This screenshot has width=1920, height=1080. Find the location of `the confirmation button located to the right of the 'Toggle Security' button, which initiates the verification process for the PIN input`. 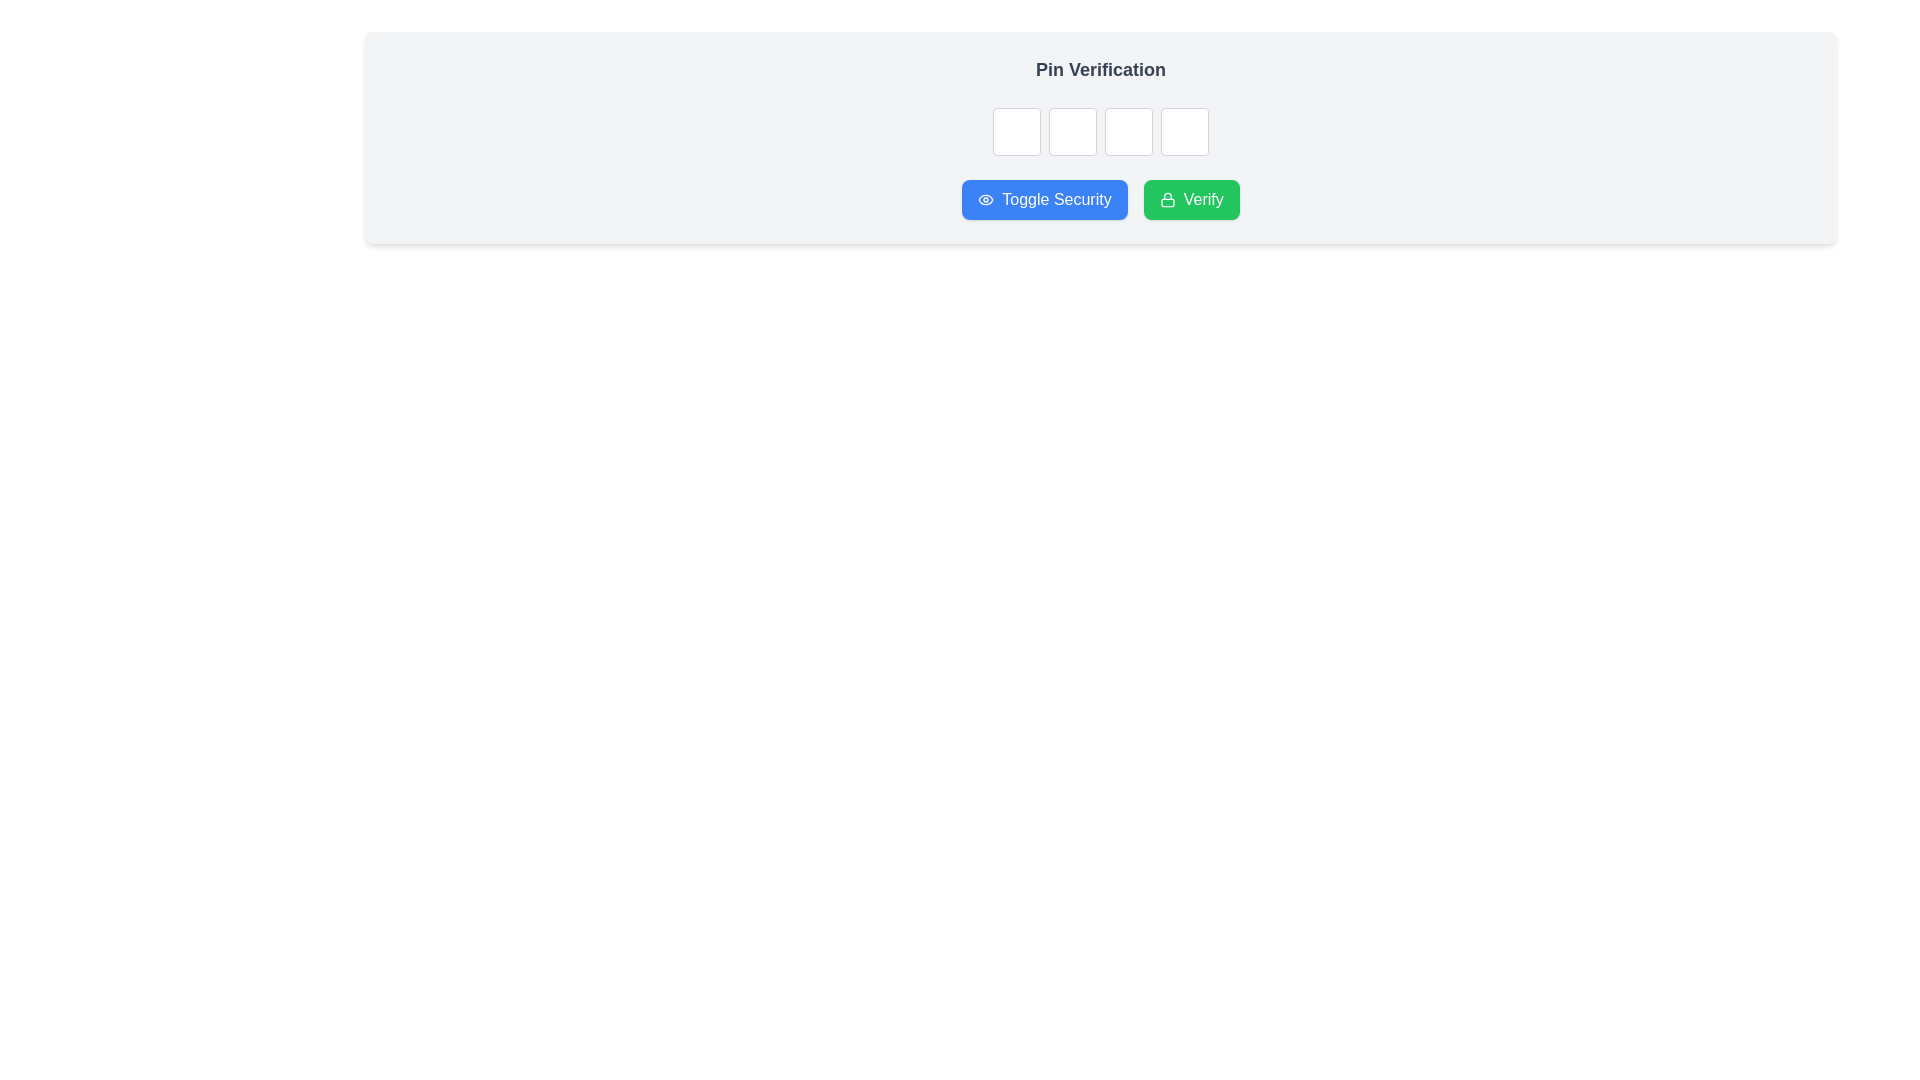

the confirmation button located to the right of the 'Toggle Security' button, which initiates the verification process for the PIN input is located at coordinates (1191, 200).